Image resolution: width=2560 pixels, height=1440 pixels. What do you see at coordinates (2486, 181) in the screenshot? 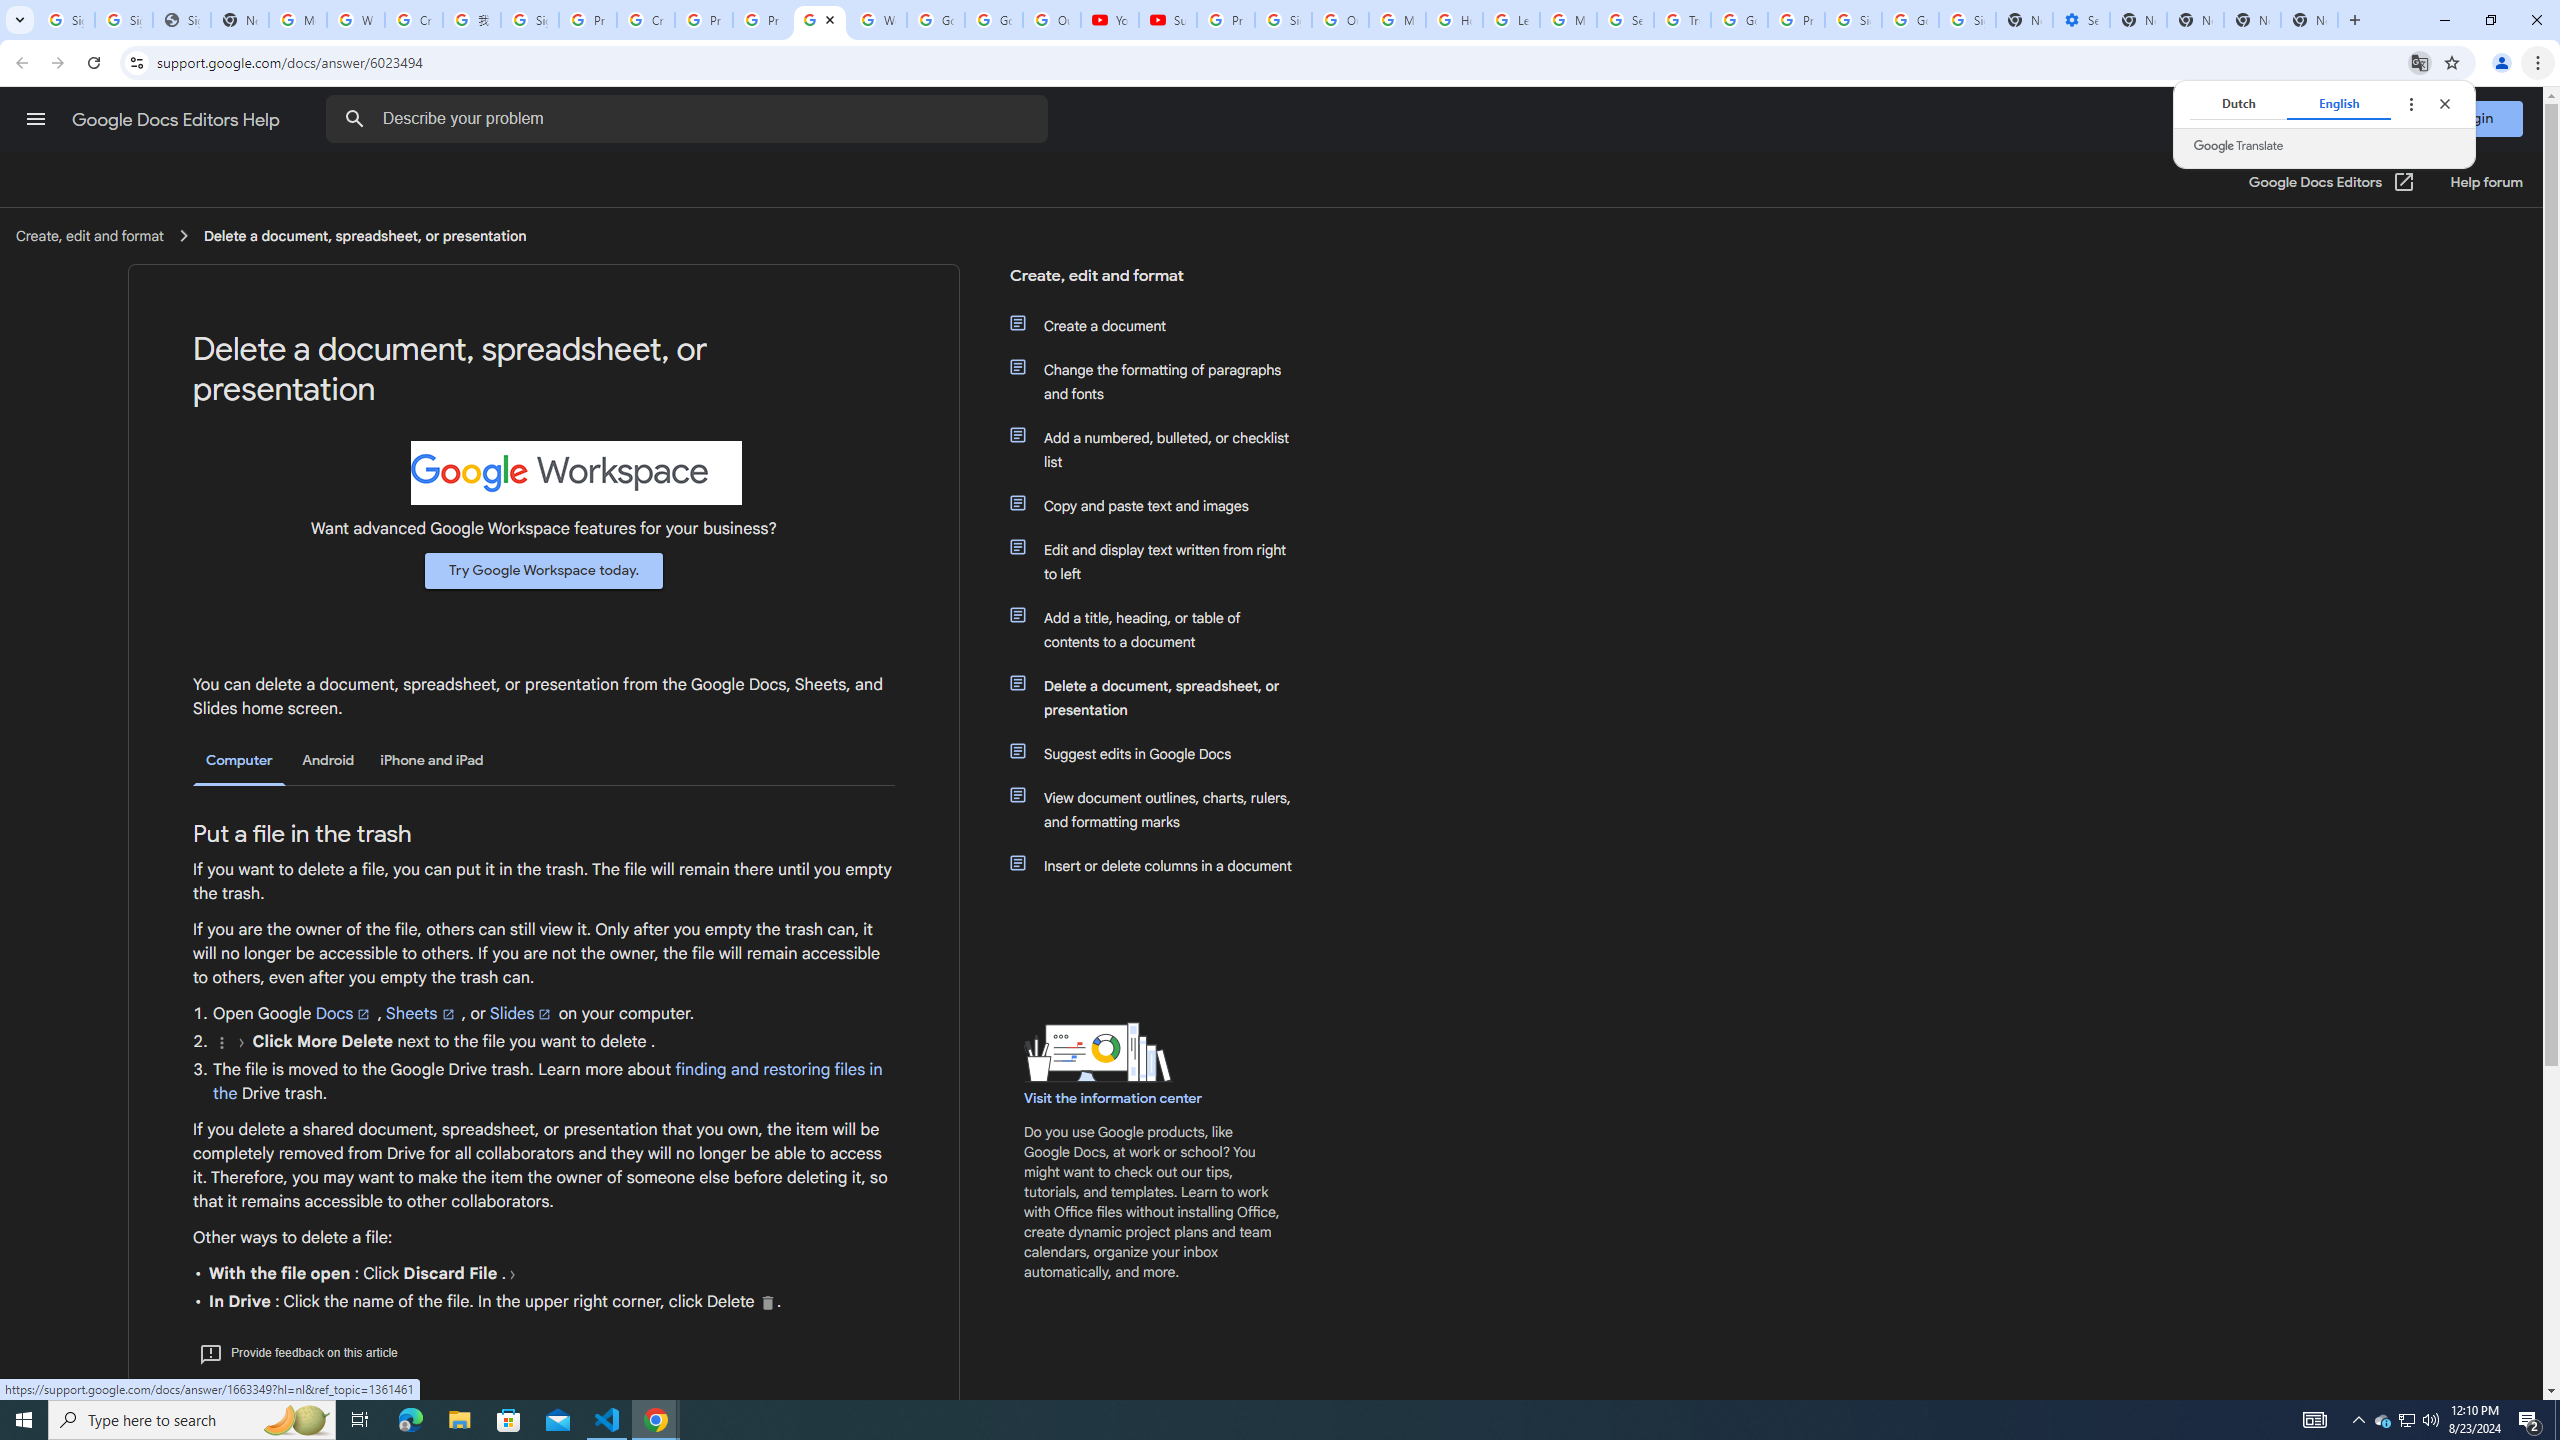
I see `'Help forum'` at bounding box center [2486, 181].